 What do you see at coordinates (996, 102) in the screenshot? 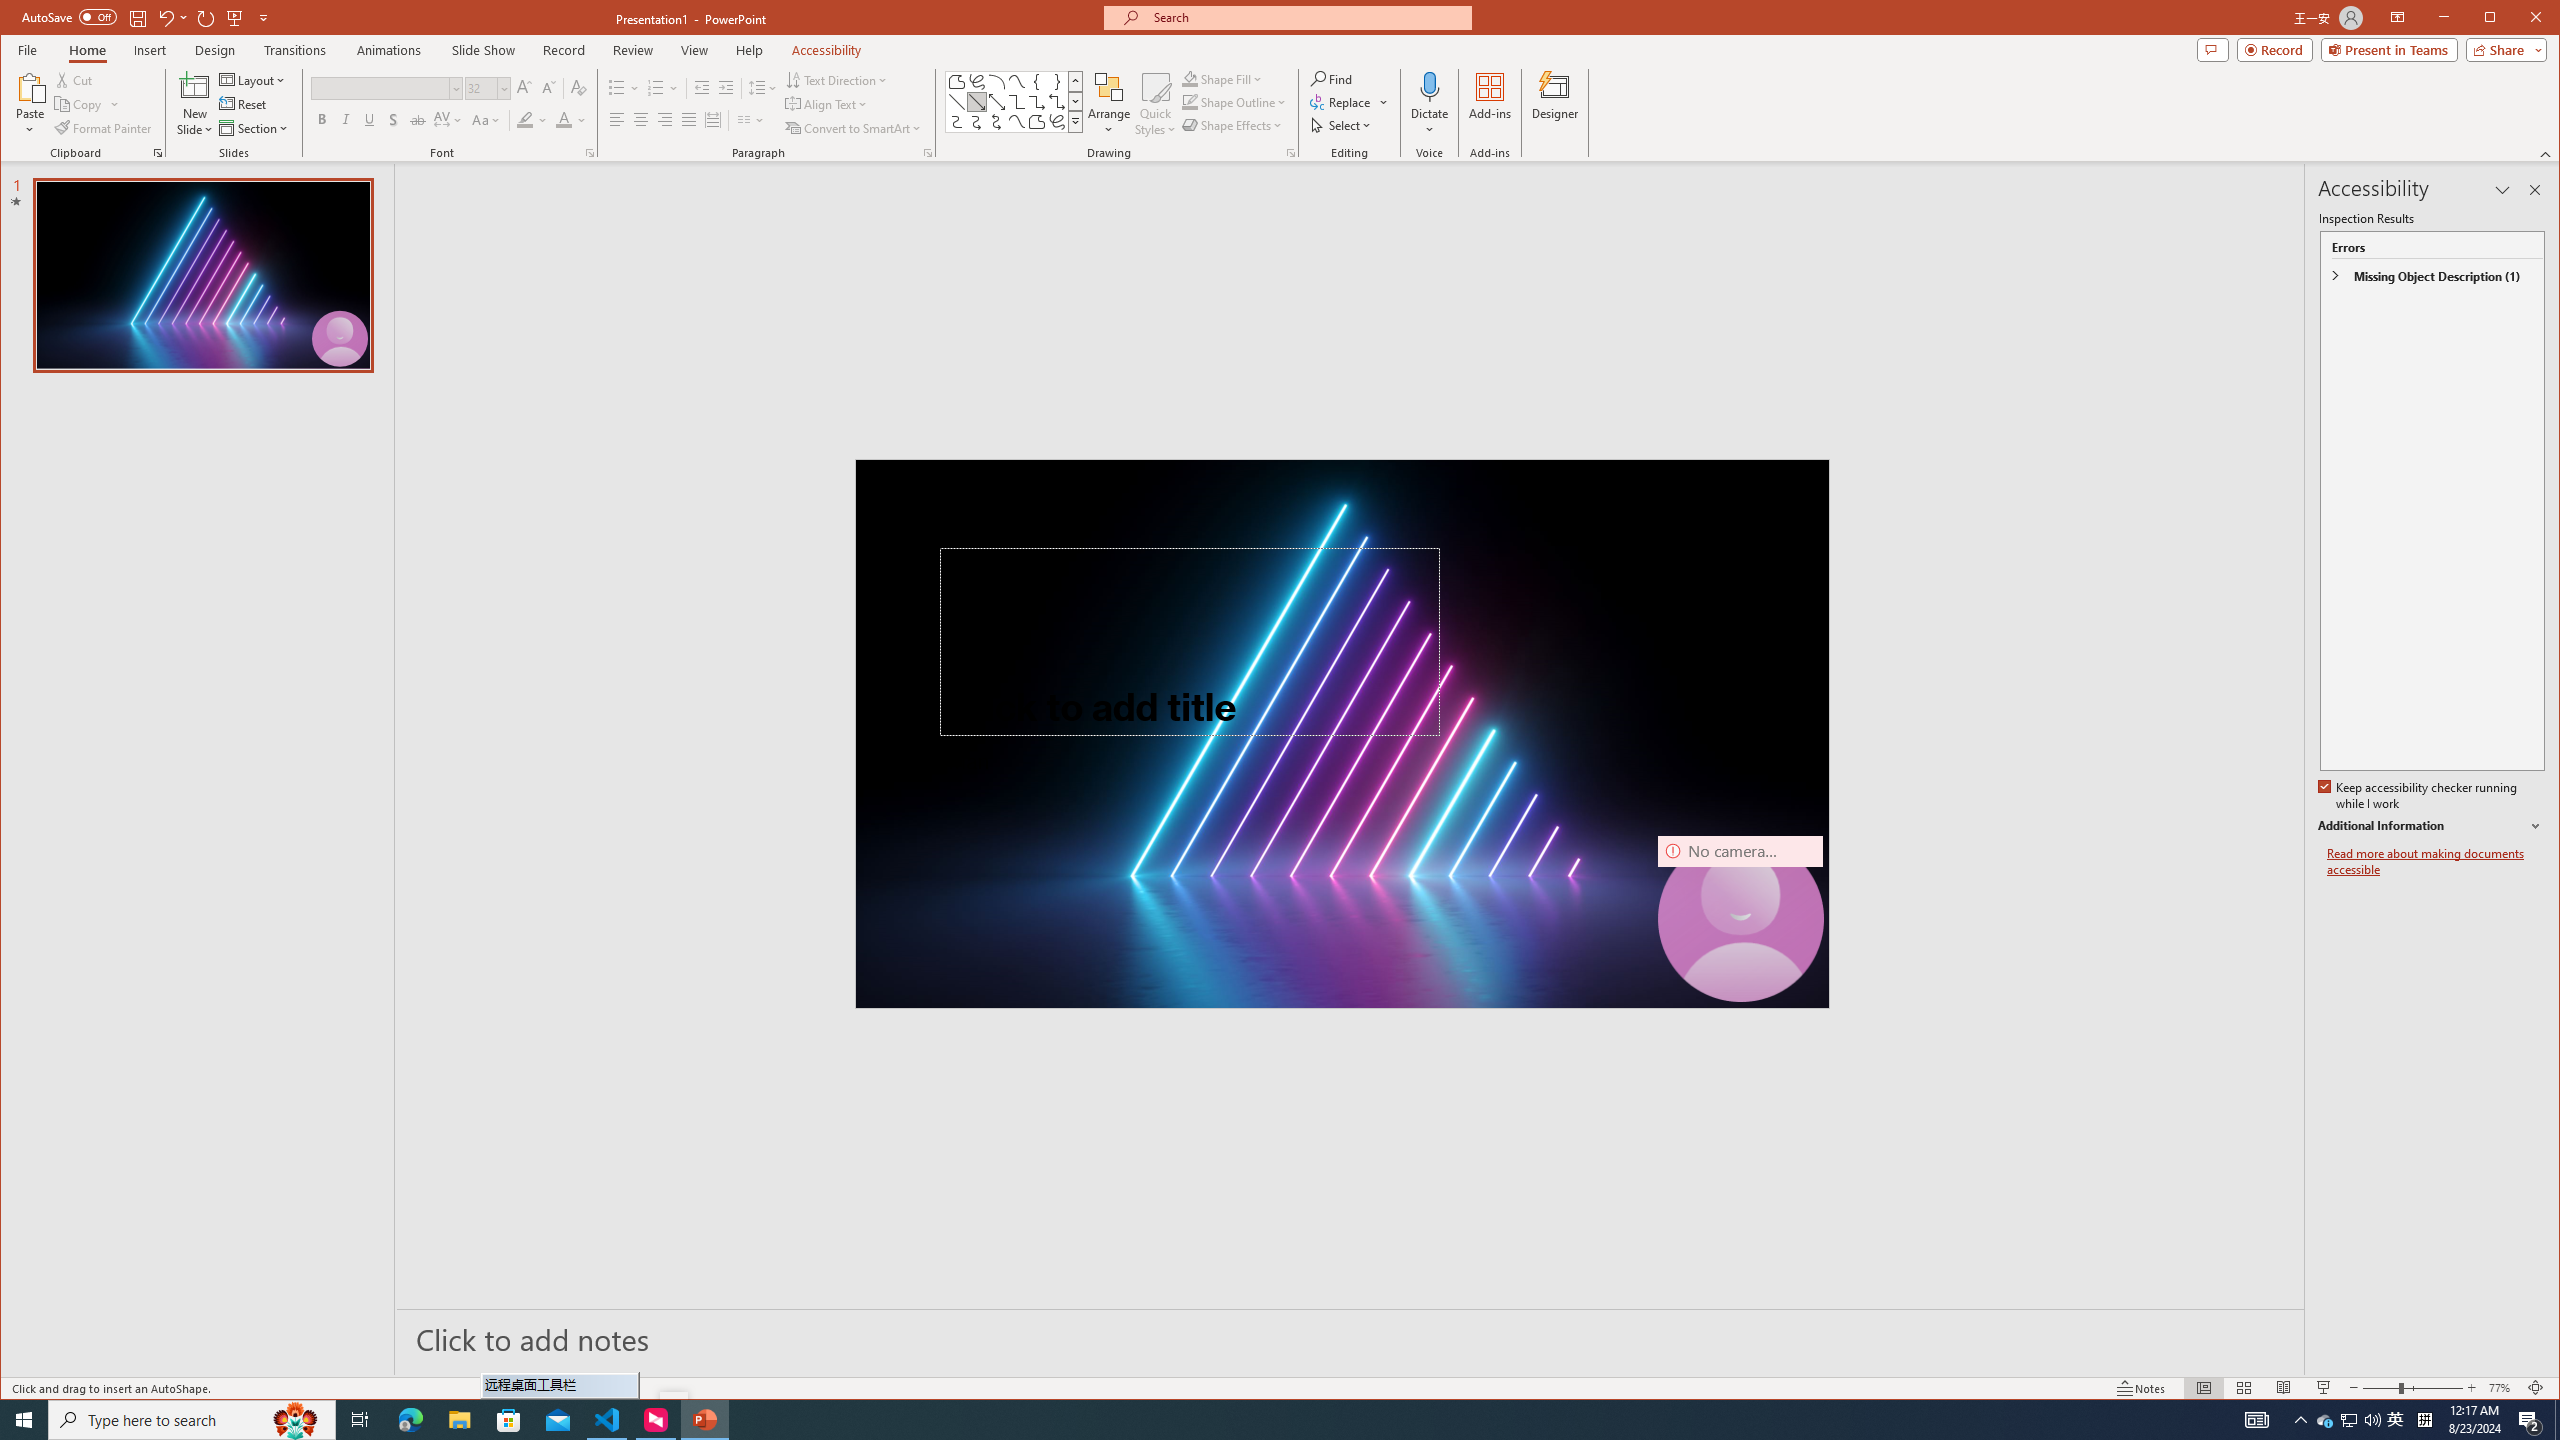
I see `'Line Arrow: Double'` at bounding box center [996, 102].